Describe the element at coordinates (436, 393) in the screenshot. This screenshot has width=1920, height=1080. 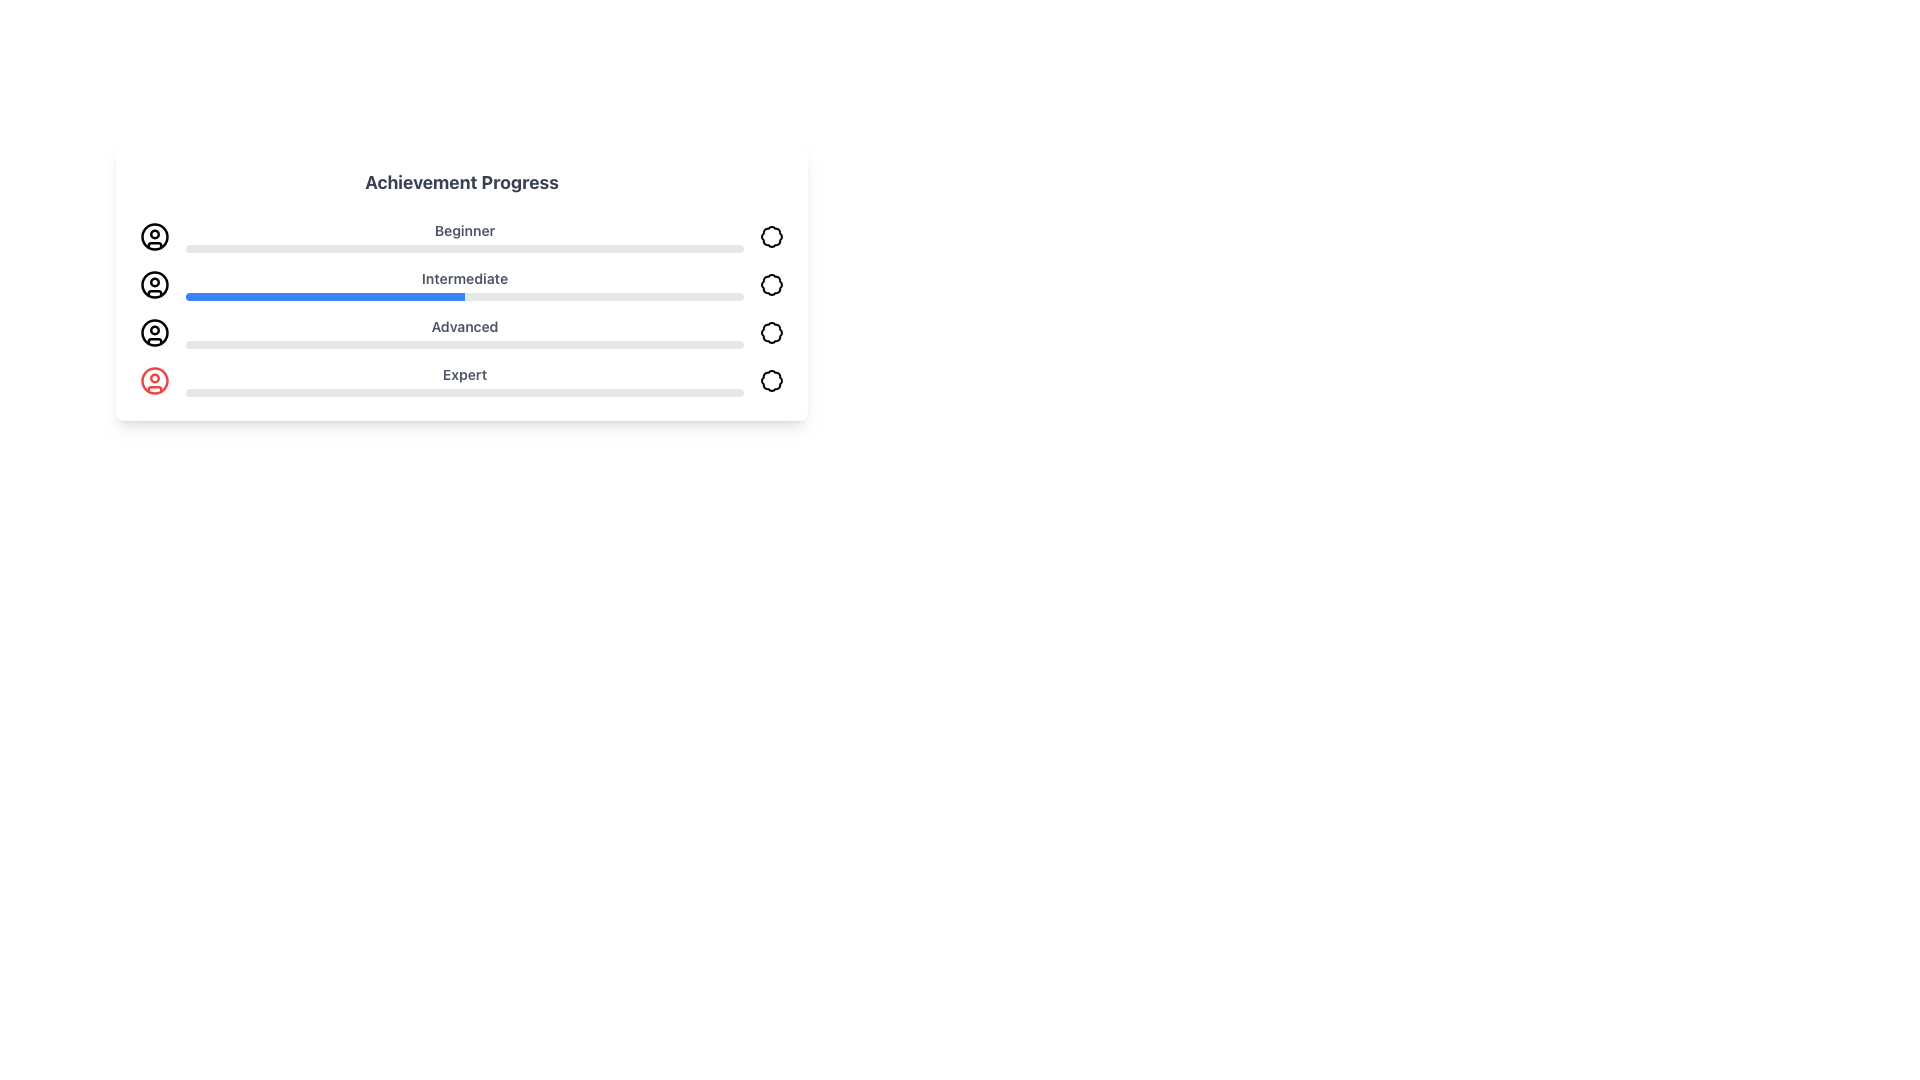
I see `the non-interactive progress bar representing the 'Expert' level, which is the fourth in a vertical sequence of similar progress bars` at that location.